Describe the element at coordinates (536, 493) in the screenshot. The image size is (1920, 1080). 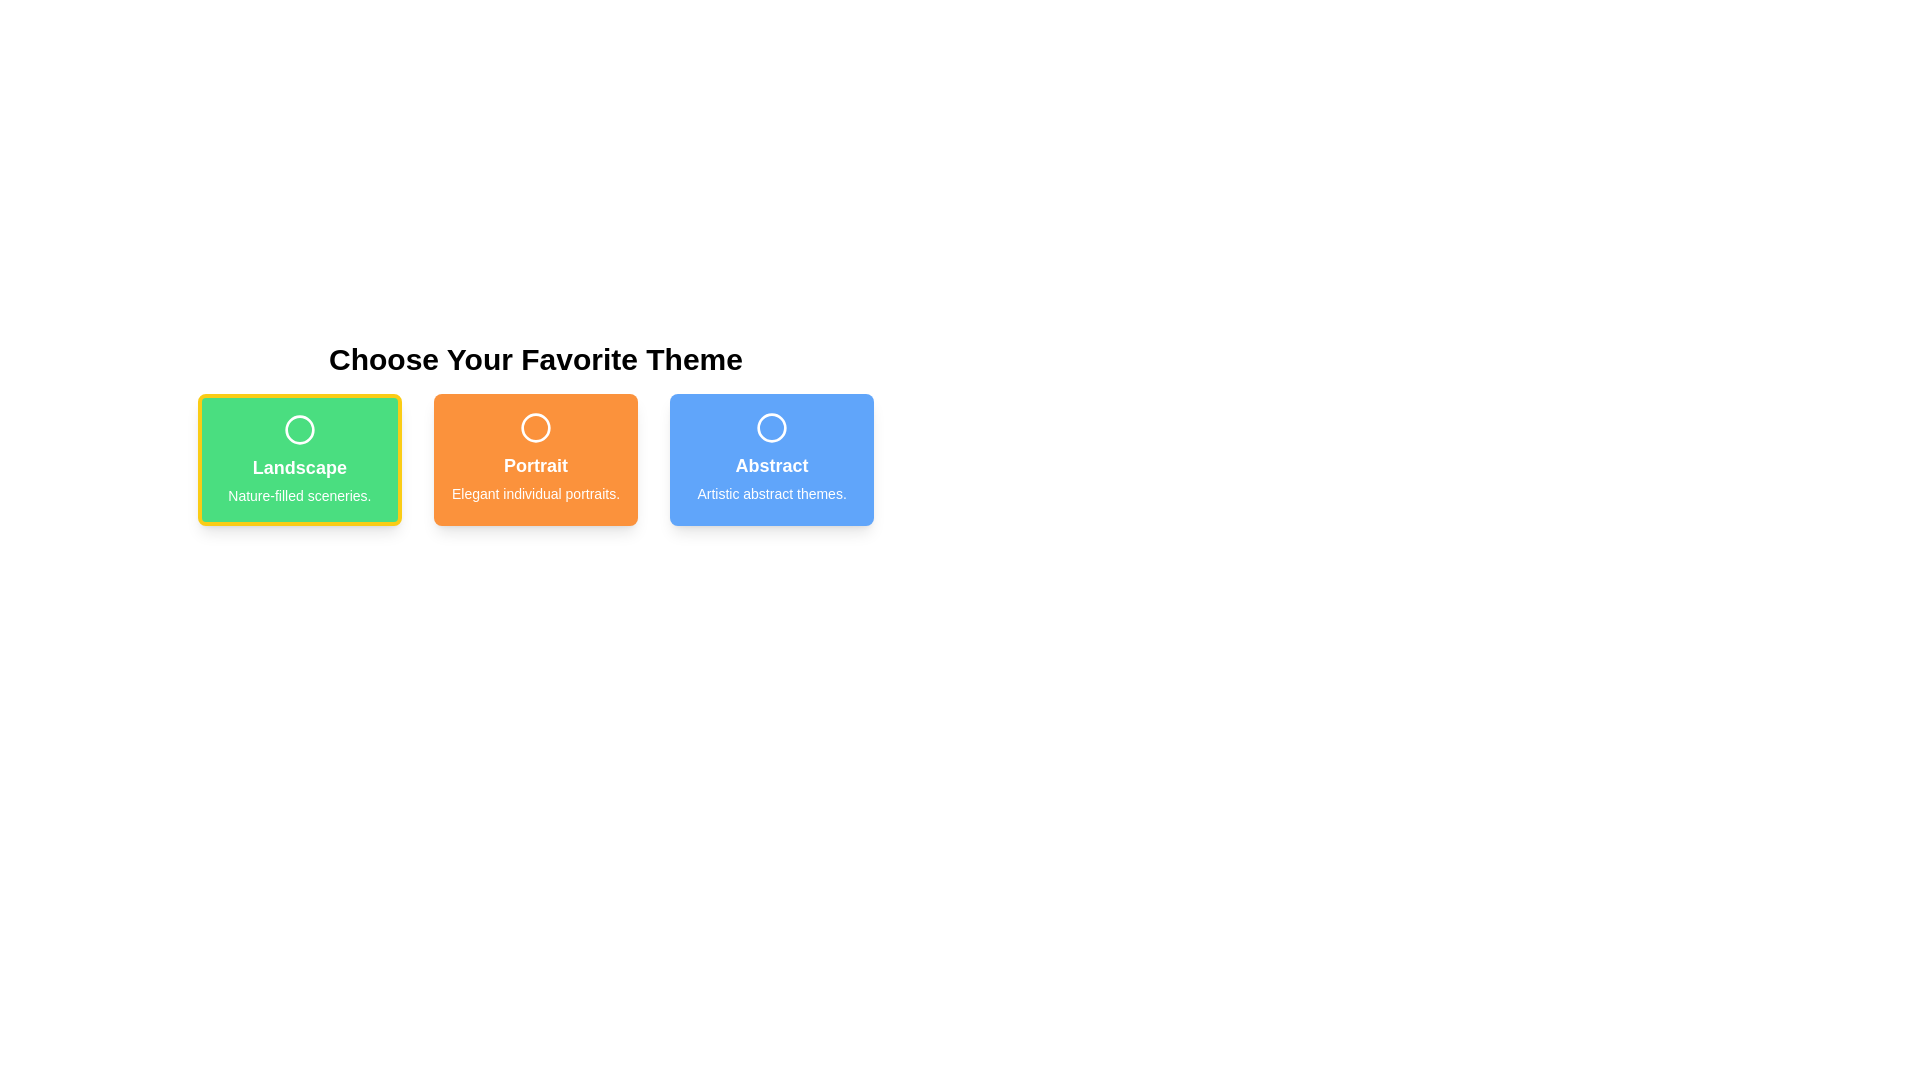
I see `the static descriptive text located at the bottom section of the center card titled 'Portrait', which provides additional information about the card's content and is positioned between the 'Landscape' and 'Abstract' cards` at that location.